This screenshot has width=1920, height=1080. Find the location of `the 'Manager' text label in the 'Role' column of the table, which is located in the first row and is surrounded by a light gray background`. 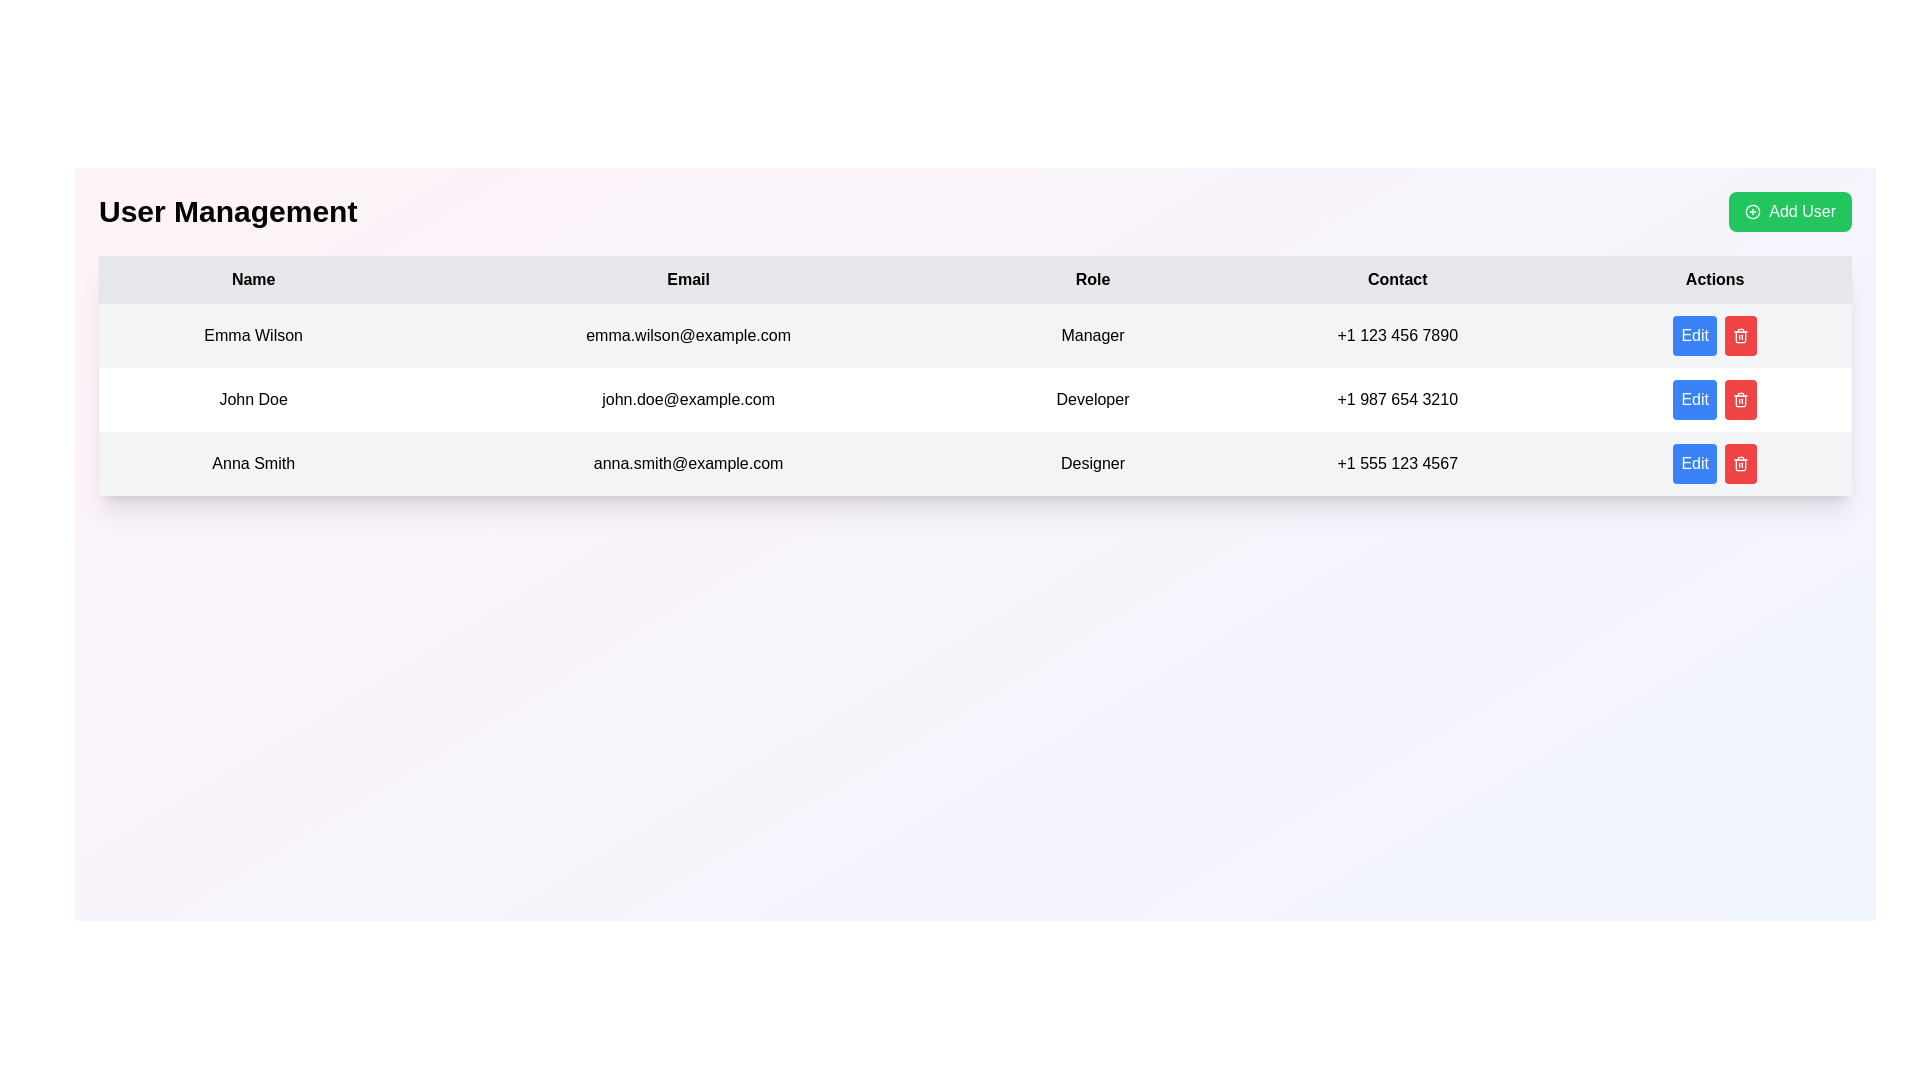

the 'Manager' text label in the 'Role' column of the table, which is located in the first row and is surrounded by a light gray background is located at coordinates (1092, 334).